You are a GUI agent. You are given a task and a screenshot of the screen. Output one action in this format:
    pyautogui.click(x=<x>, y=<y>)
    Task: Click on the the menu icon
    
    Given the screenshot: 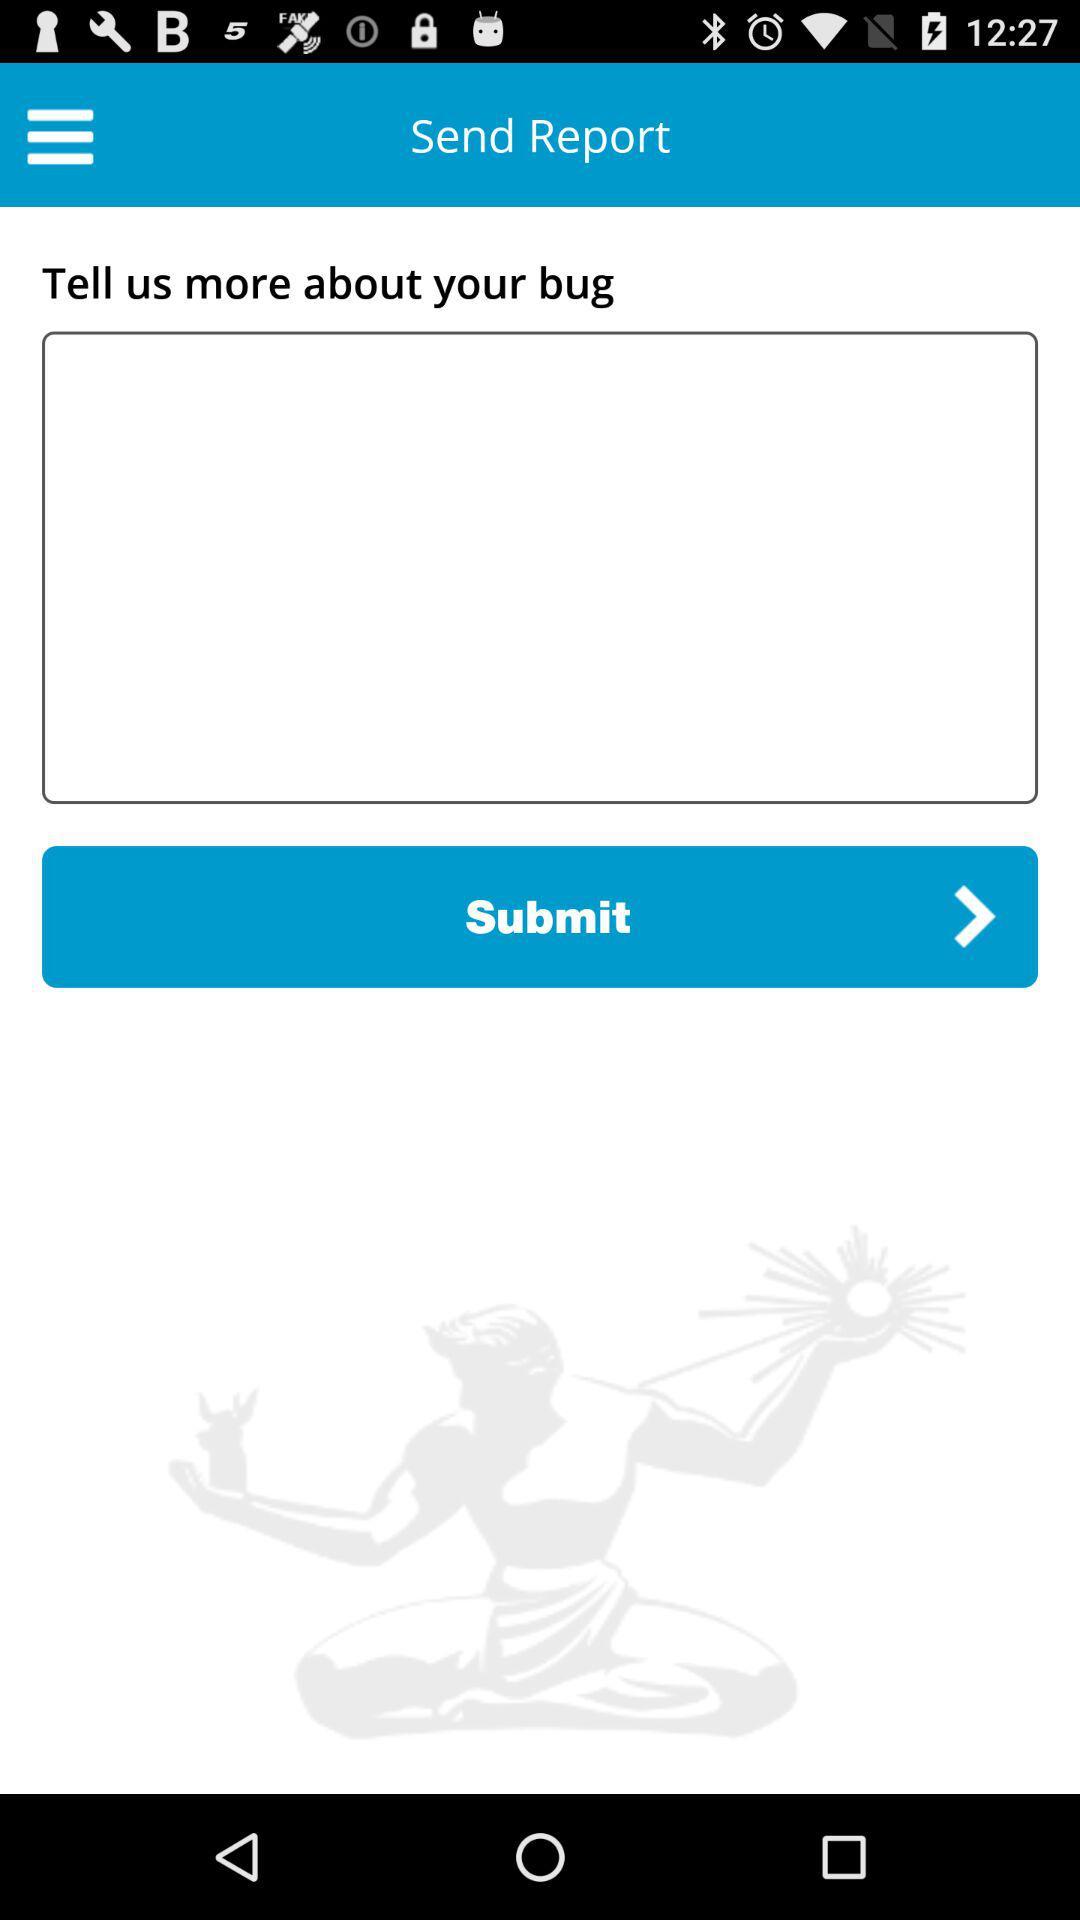 What is the action you would take?
    pyautogui.click(x=59, y=143)
    